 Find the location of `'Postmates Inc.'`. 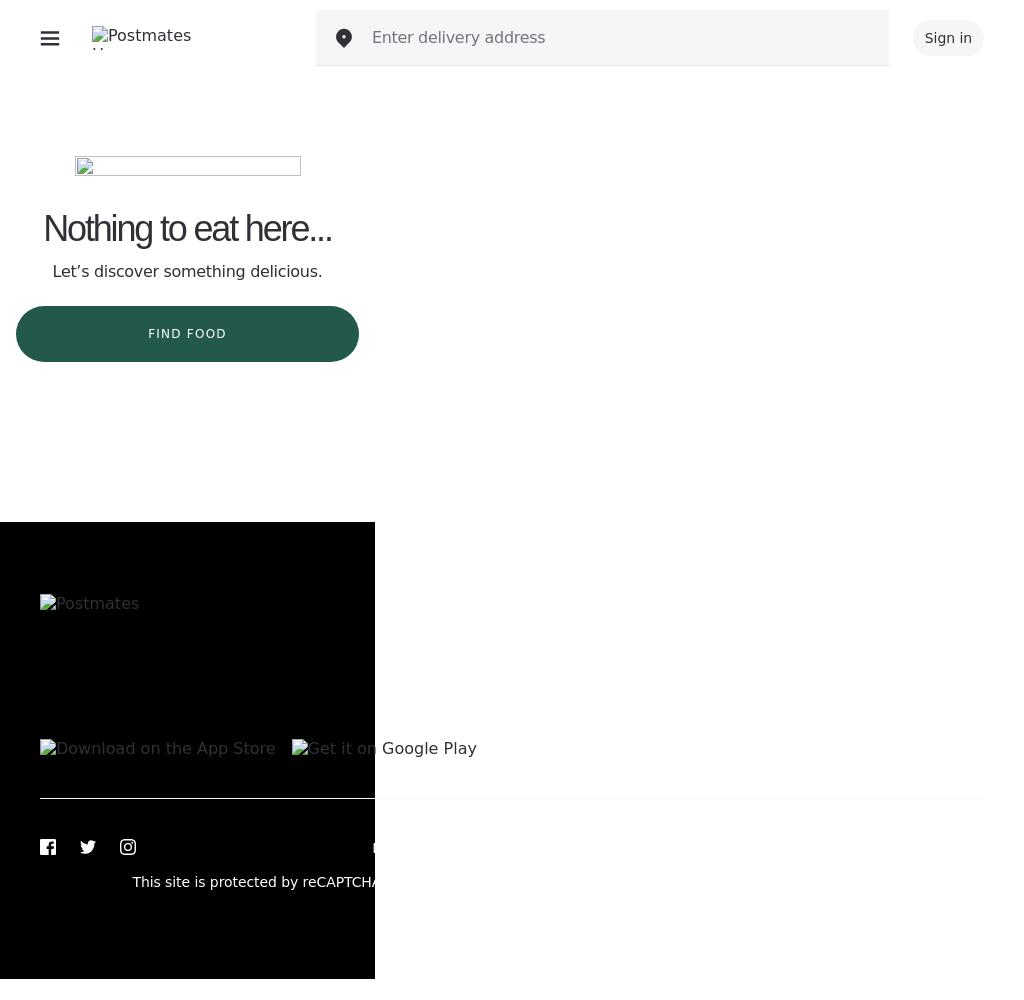

'Postmates Inc.' is located at coordinates (930, 882).